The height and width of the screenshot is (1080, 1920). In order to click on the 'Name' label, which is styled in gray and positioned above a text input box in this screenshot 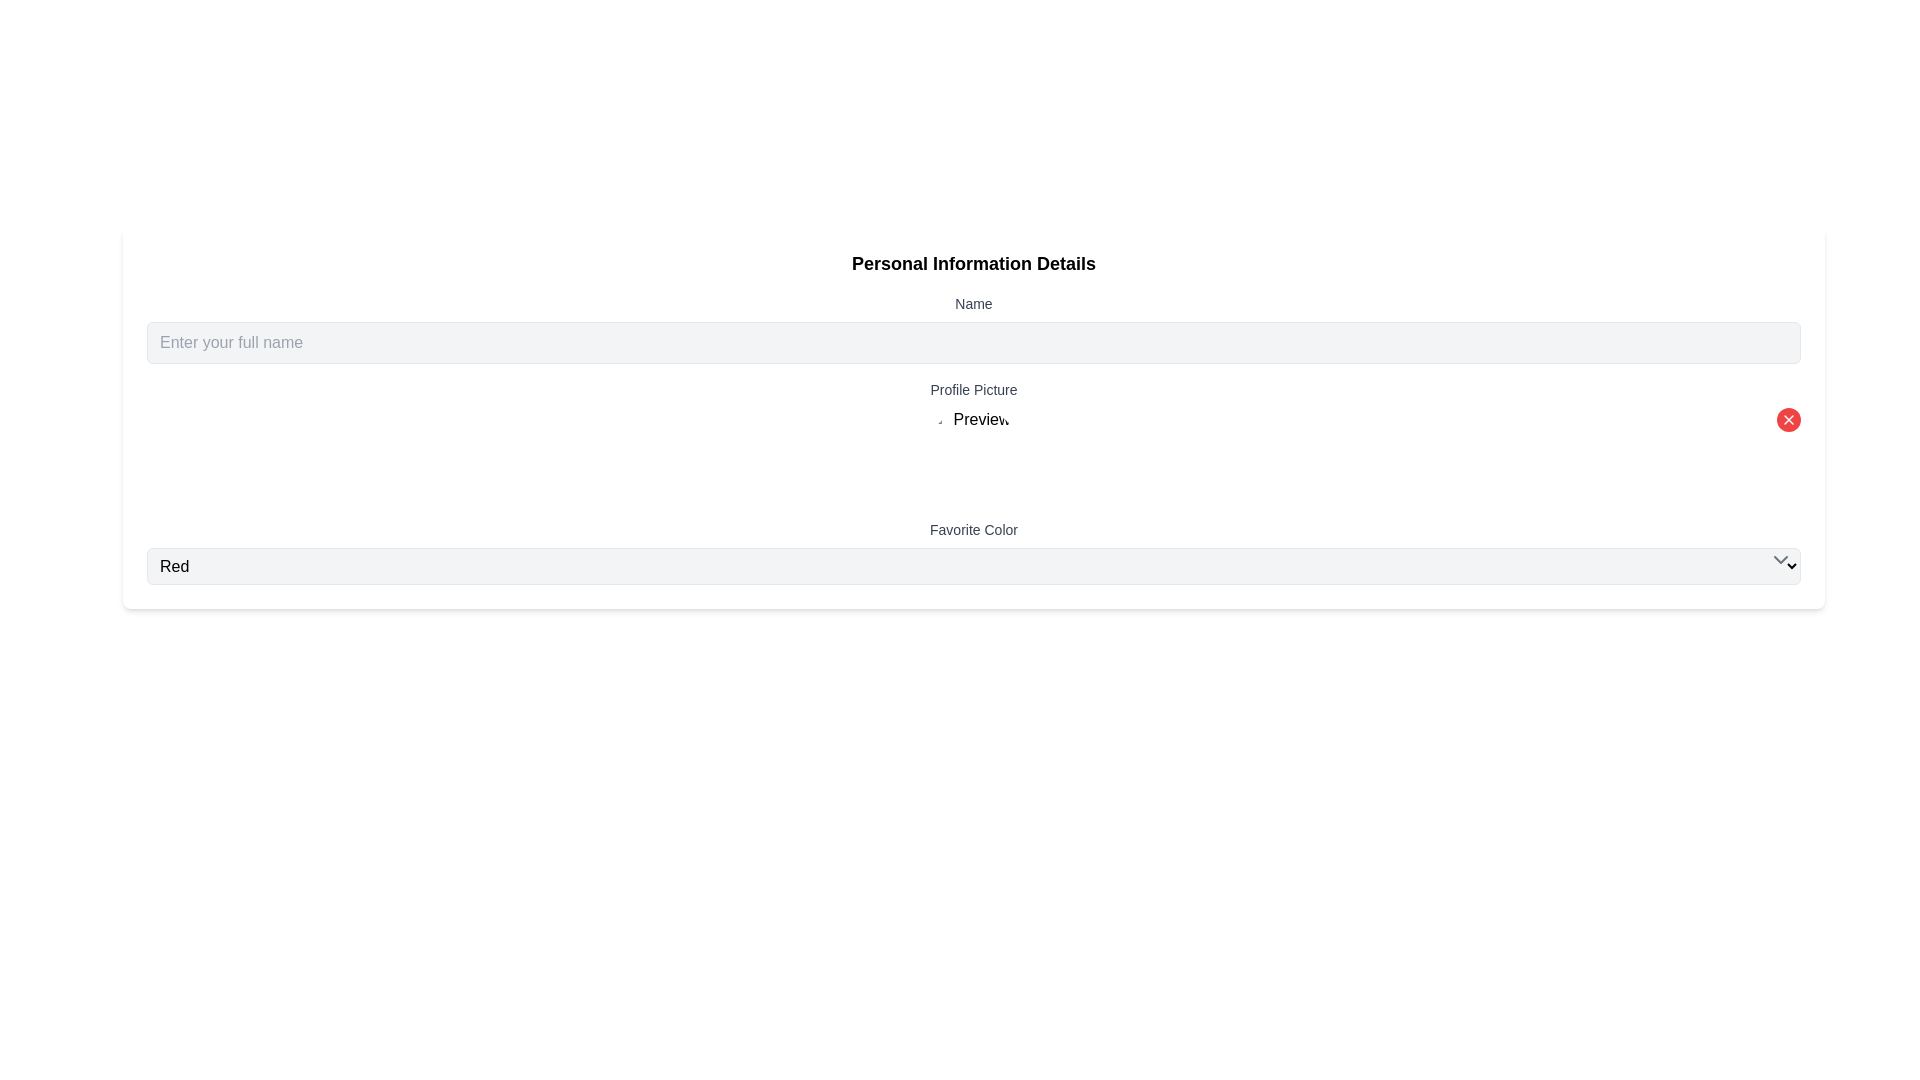, I will do `click(974, 304)`.